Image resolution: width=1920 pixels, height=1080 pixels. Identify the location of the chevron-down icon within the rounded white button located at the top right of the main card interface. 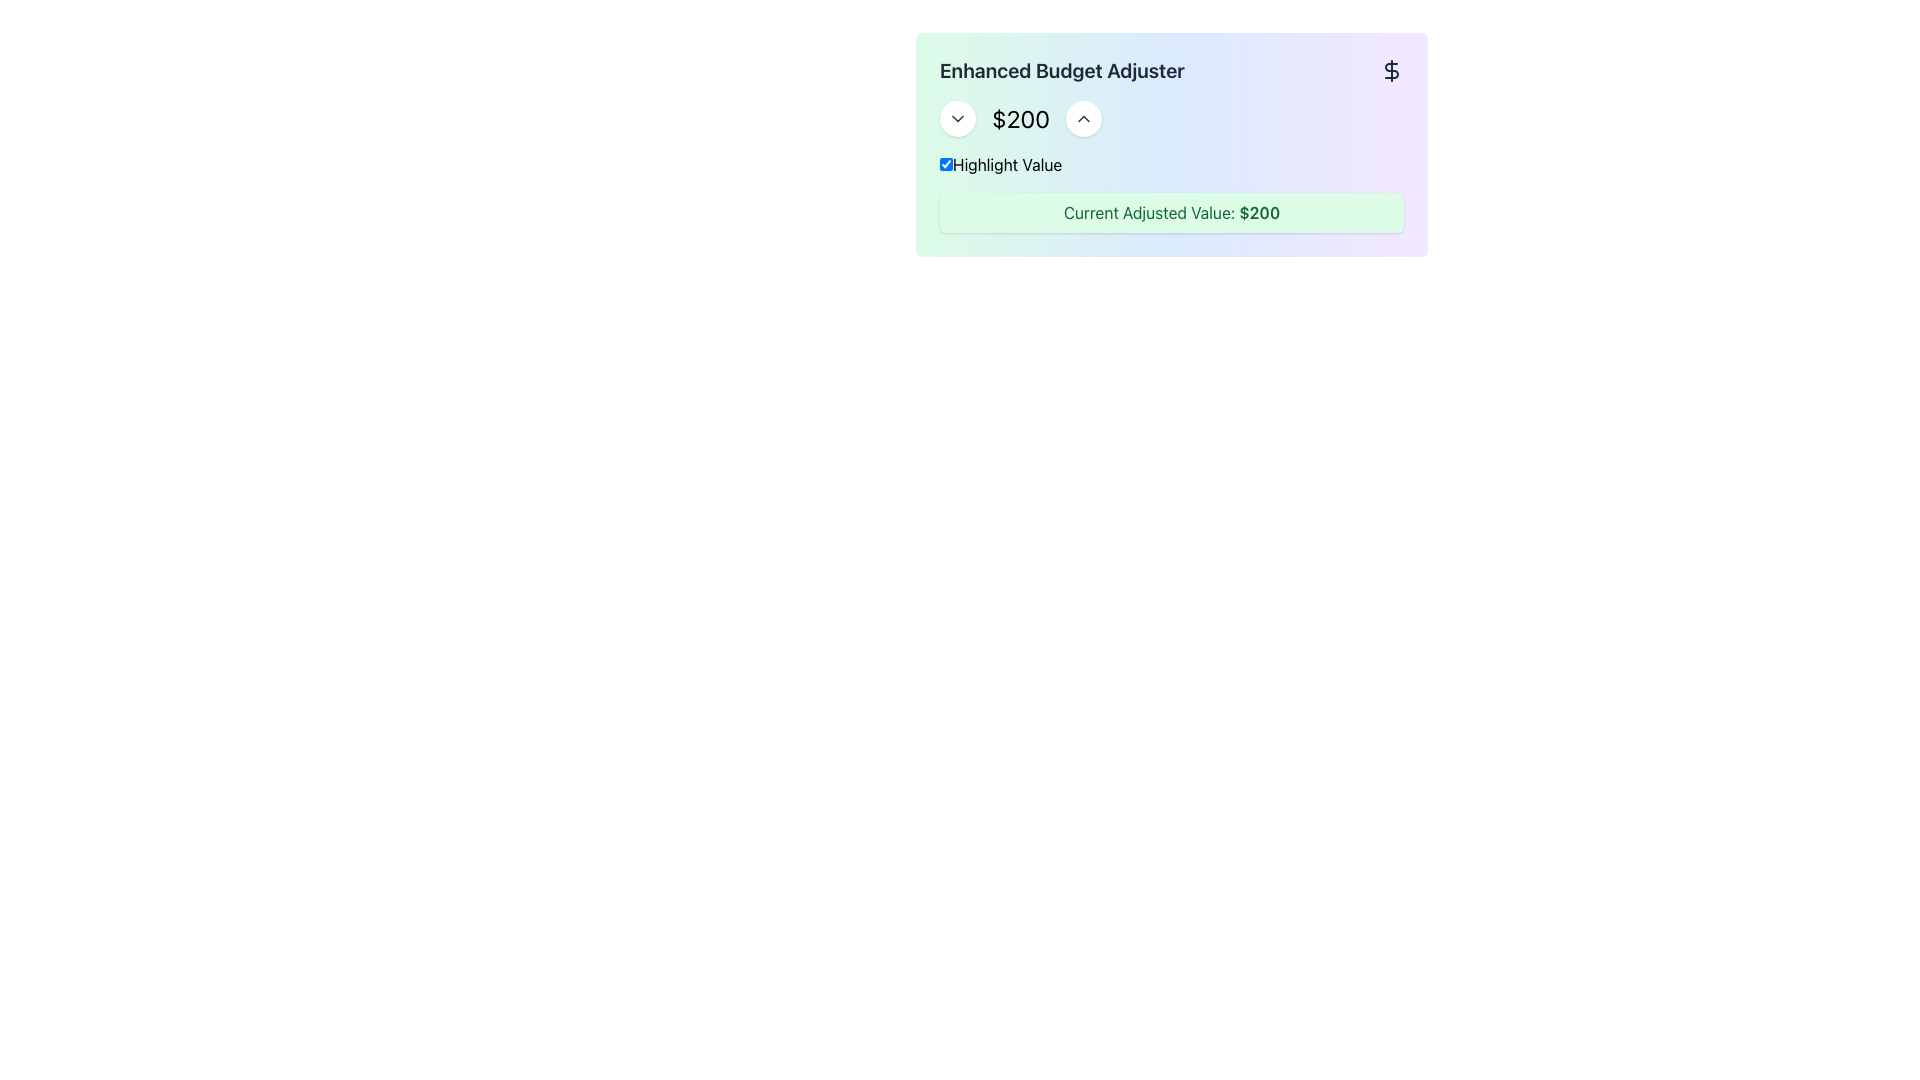
(957, 119).